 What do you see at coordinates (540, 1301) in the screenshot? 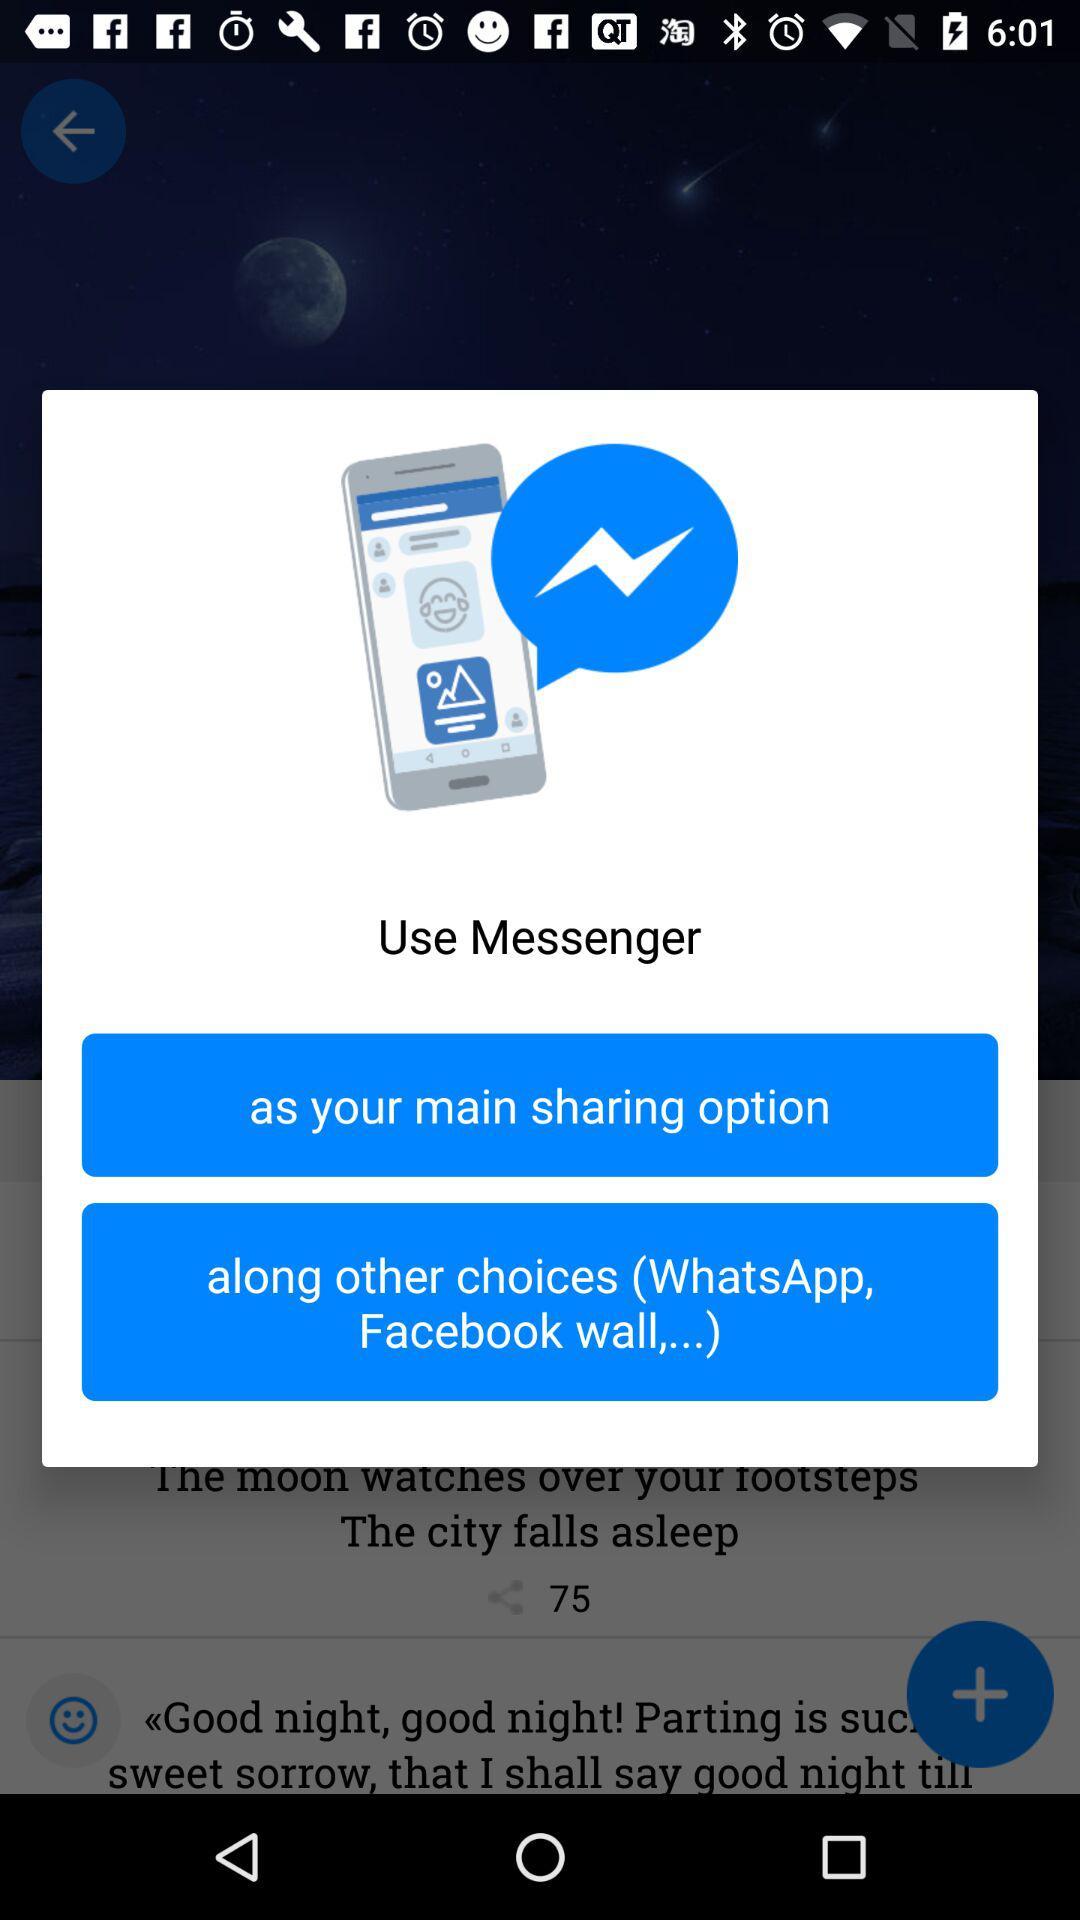
I see `along other choices item` at bounding box center [540, 1301].